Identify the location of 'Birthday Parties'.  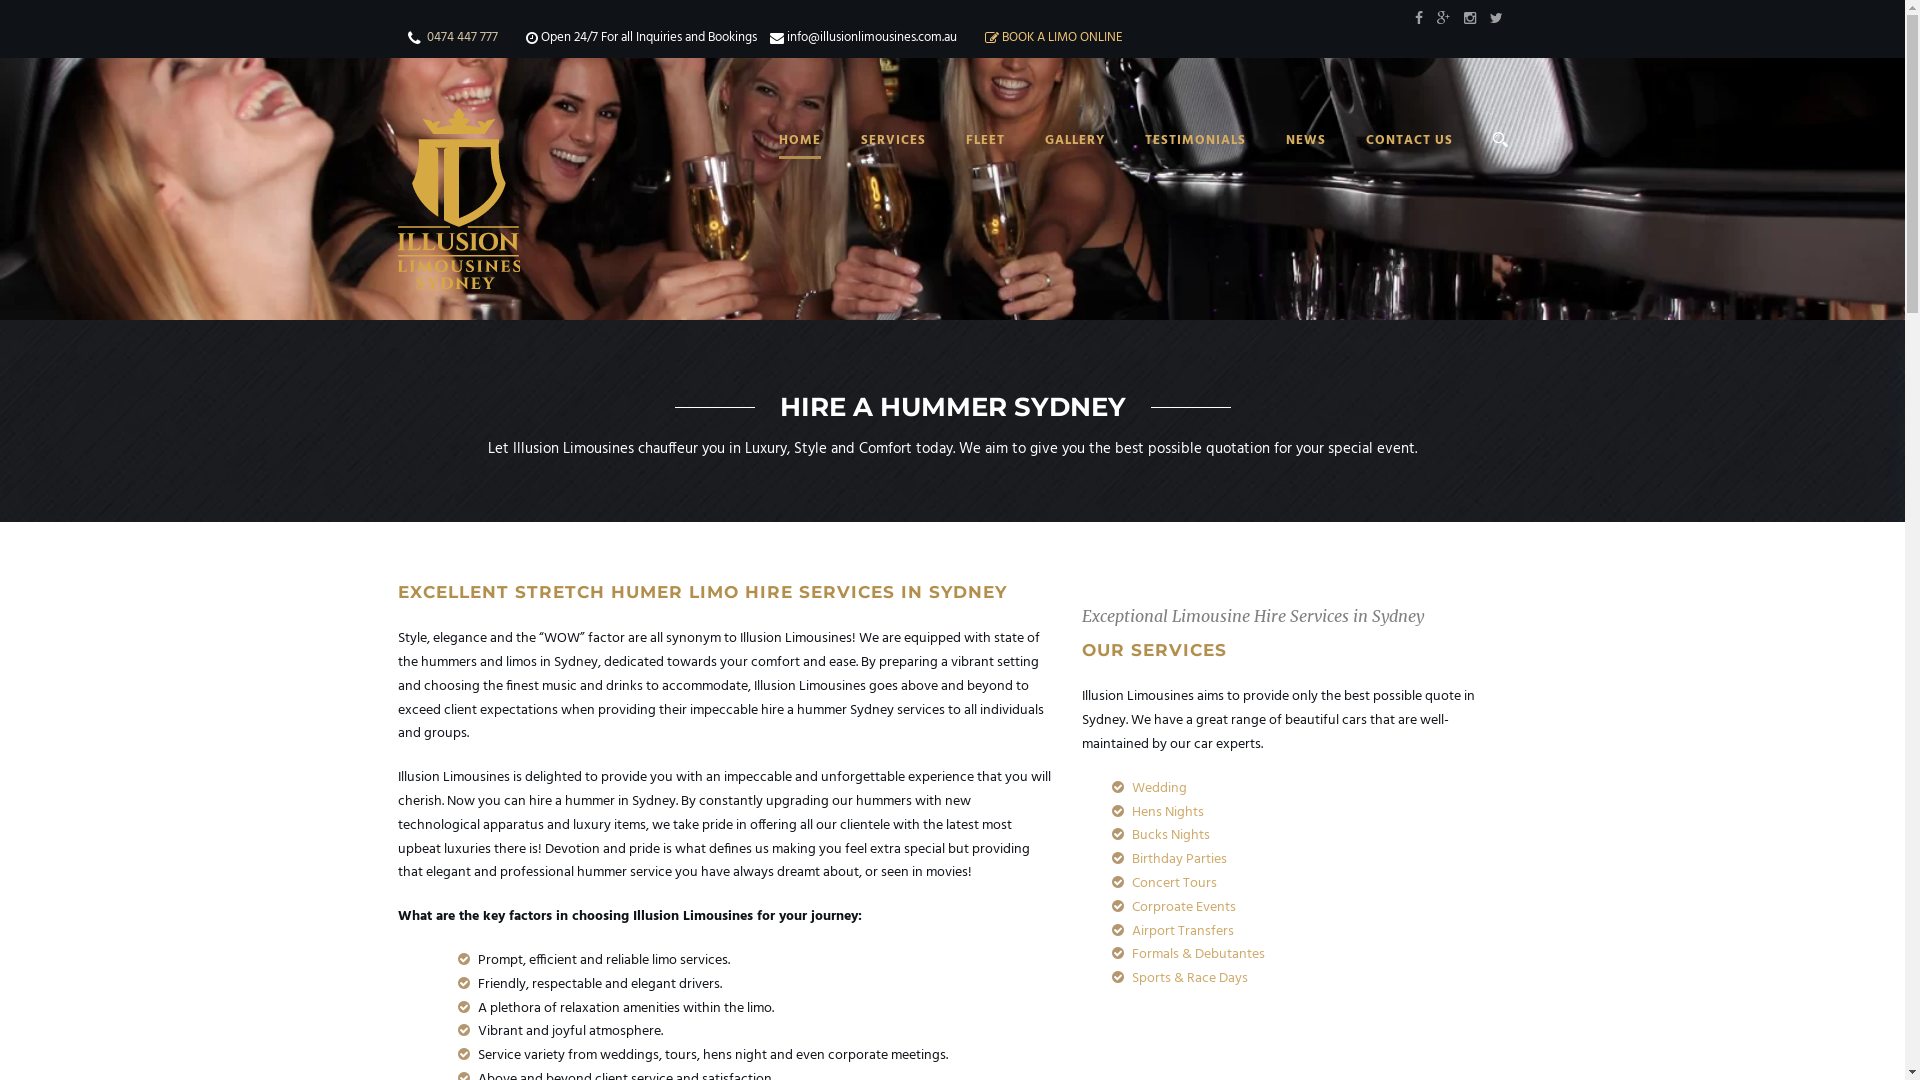
(1179, 858).